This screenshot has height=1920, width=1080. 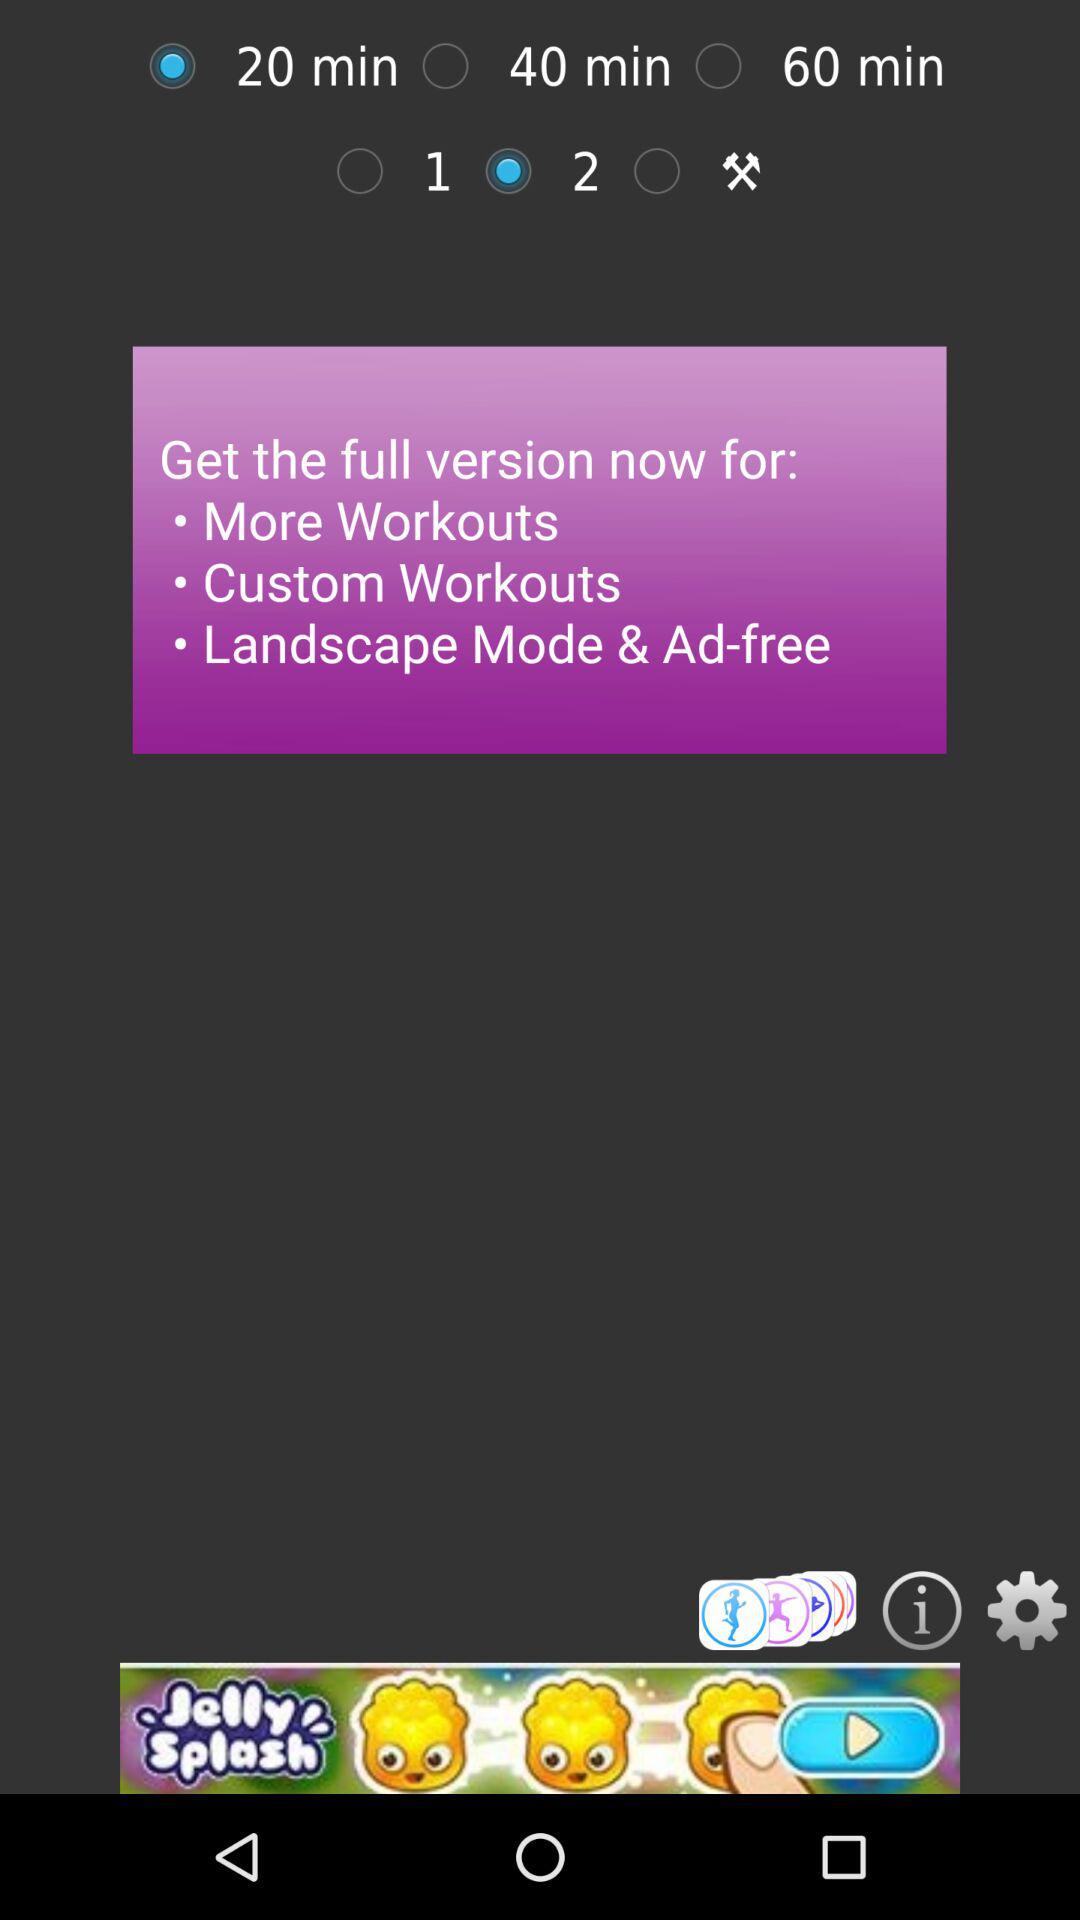 What do you see at coordinates (455, 66) in the screenshot?
I see `selection option` at bounding box center [455, 66].